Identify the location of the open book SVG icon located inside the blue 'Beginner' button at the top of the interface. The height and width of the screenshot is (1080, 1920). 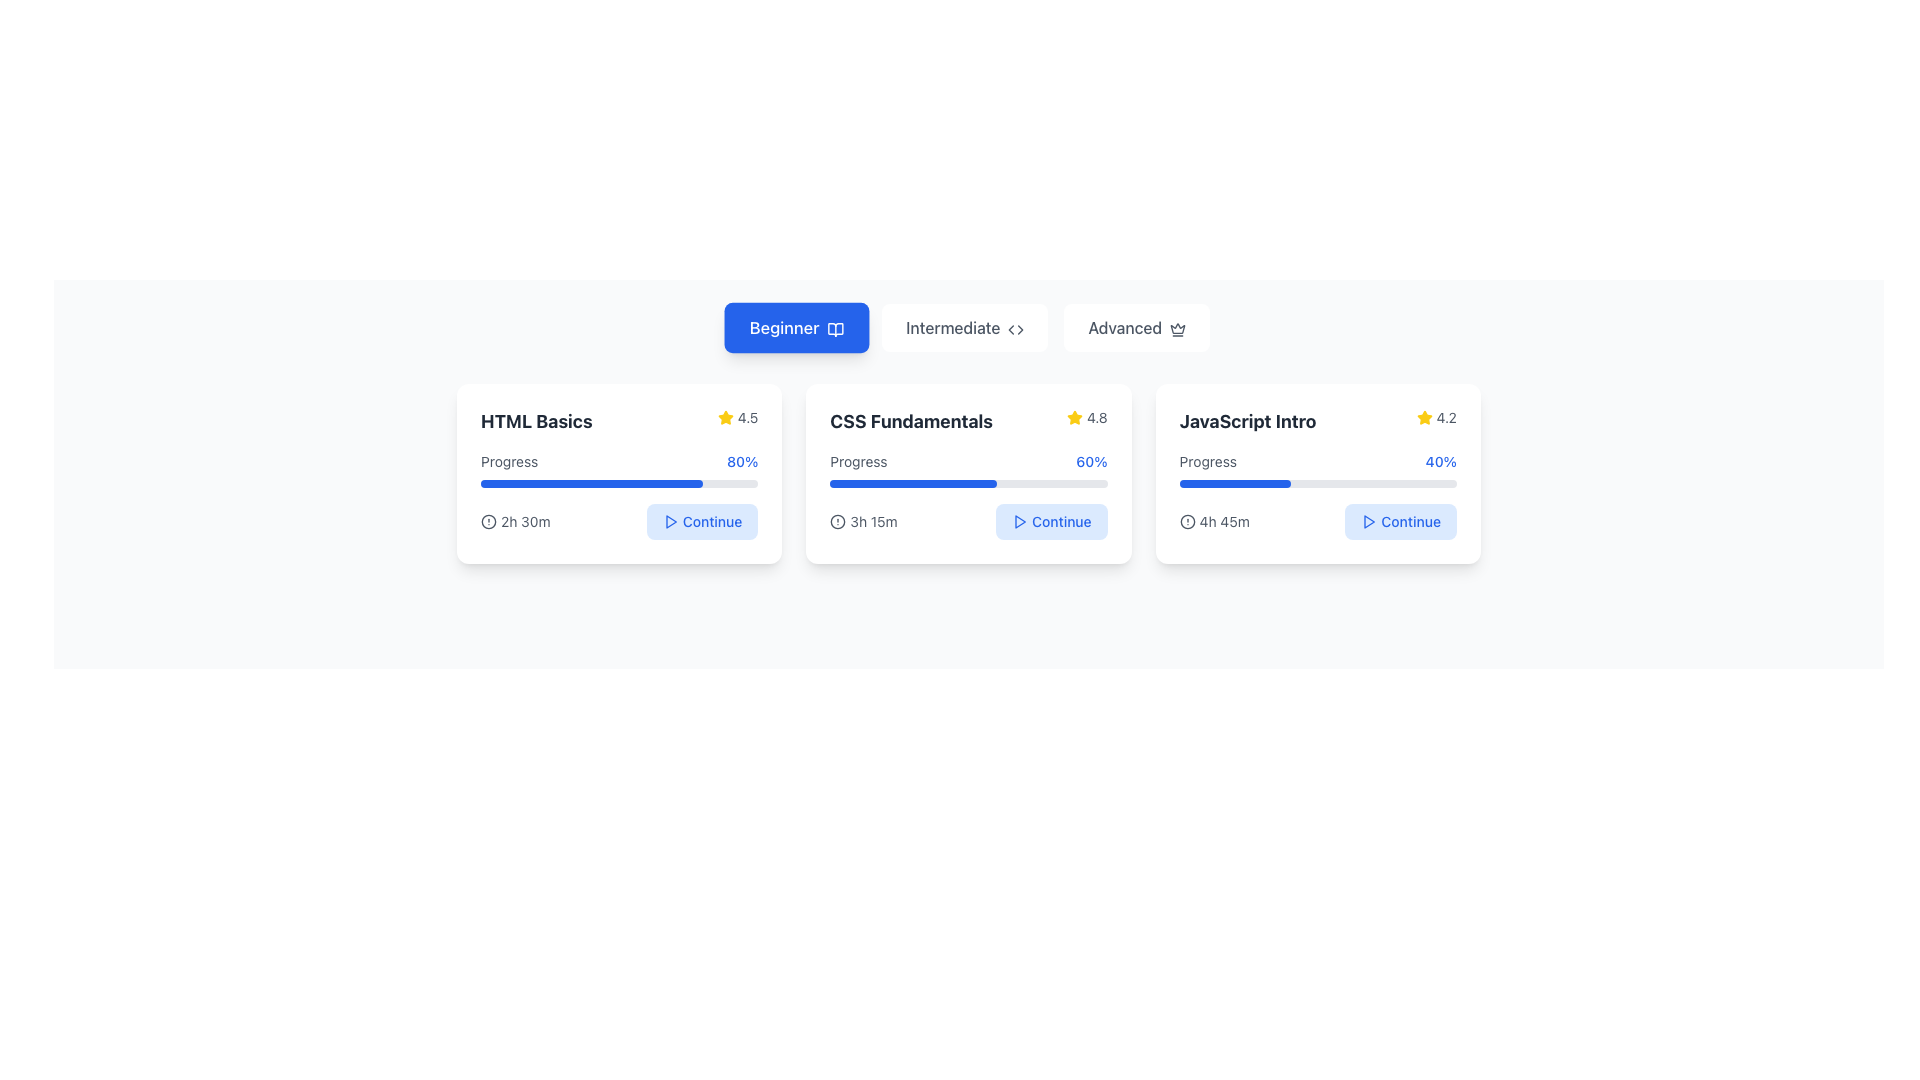
(836, 328).